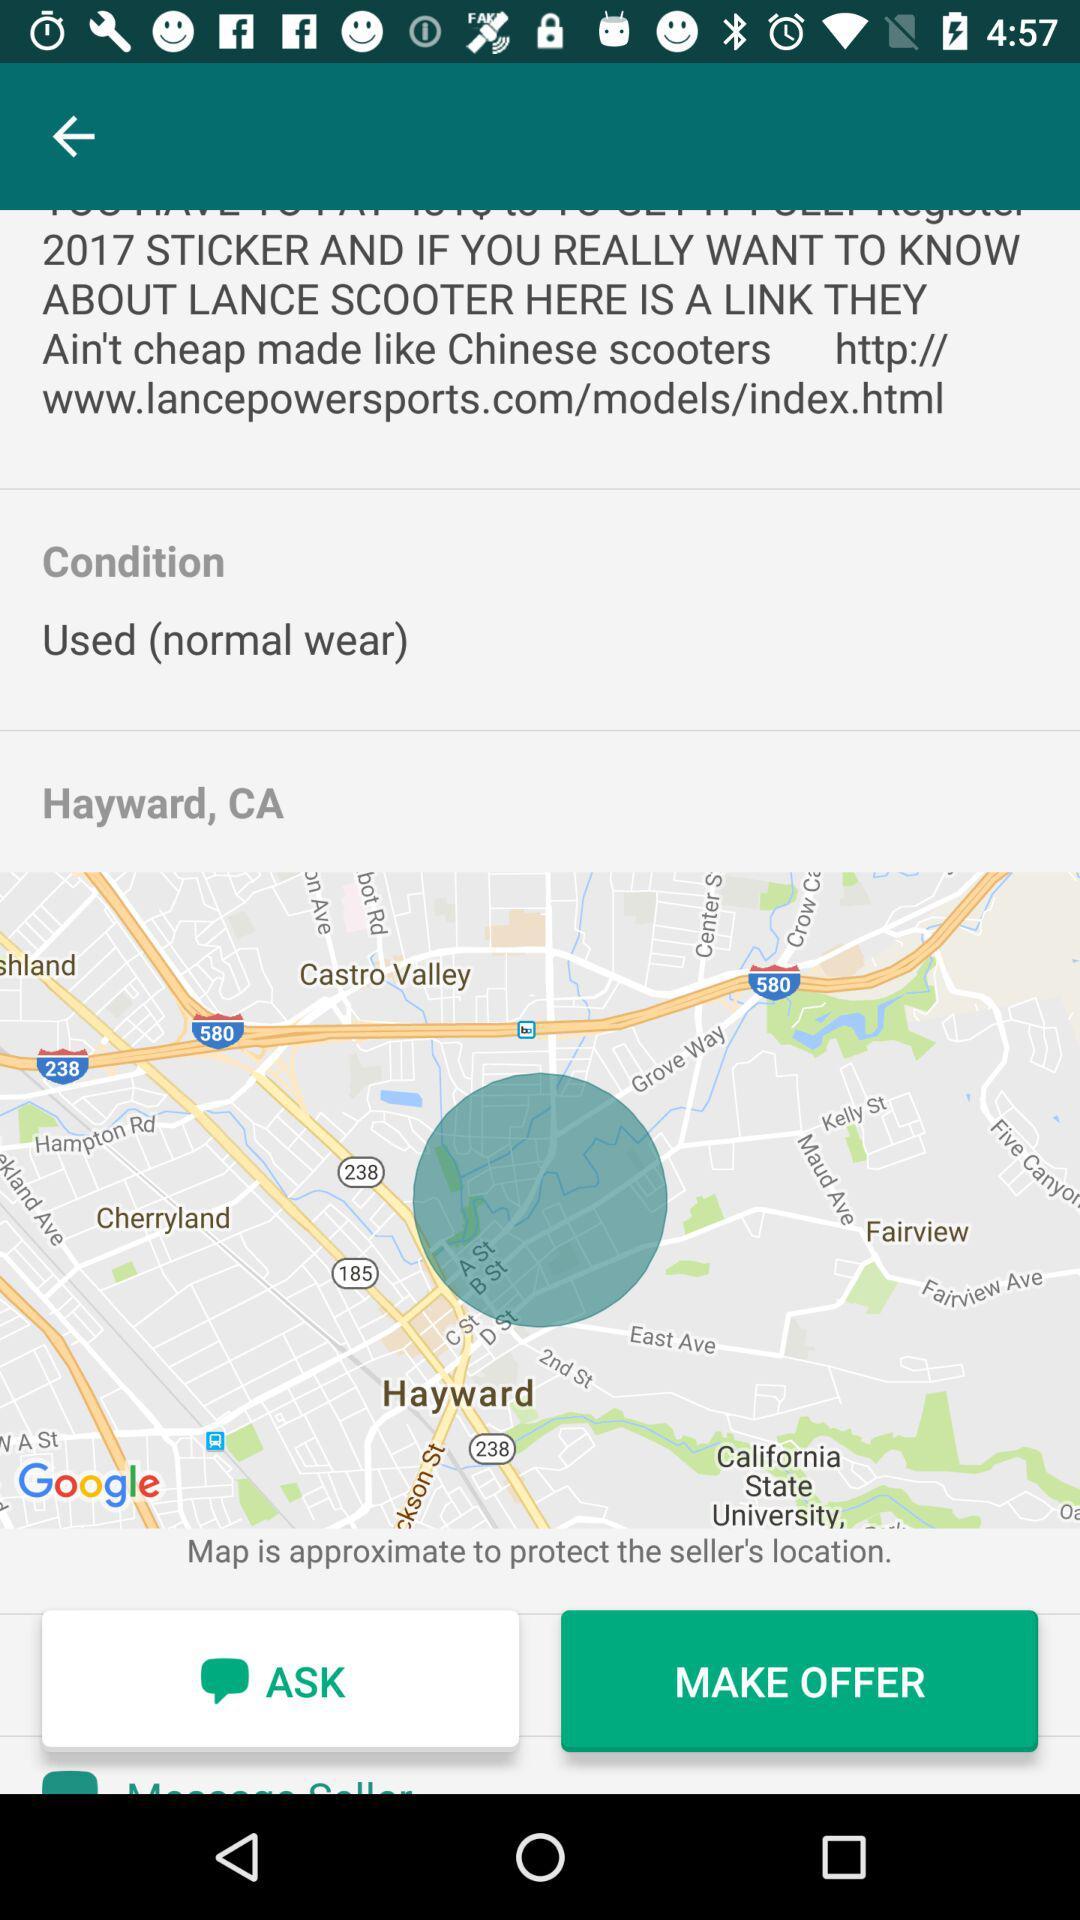  Describe the element at coordinates (798, 1680) in the screenshot. I see `the make offer` at that location.